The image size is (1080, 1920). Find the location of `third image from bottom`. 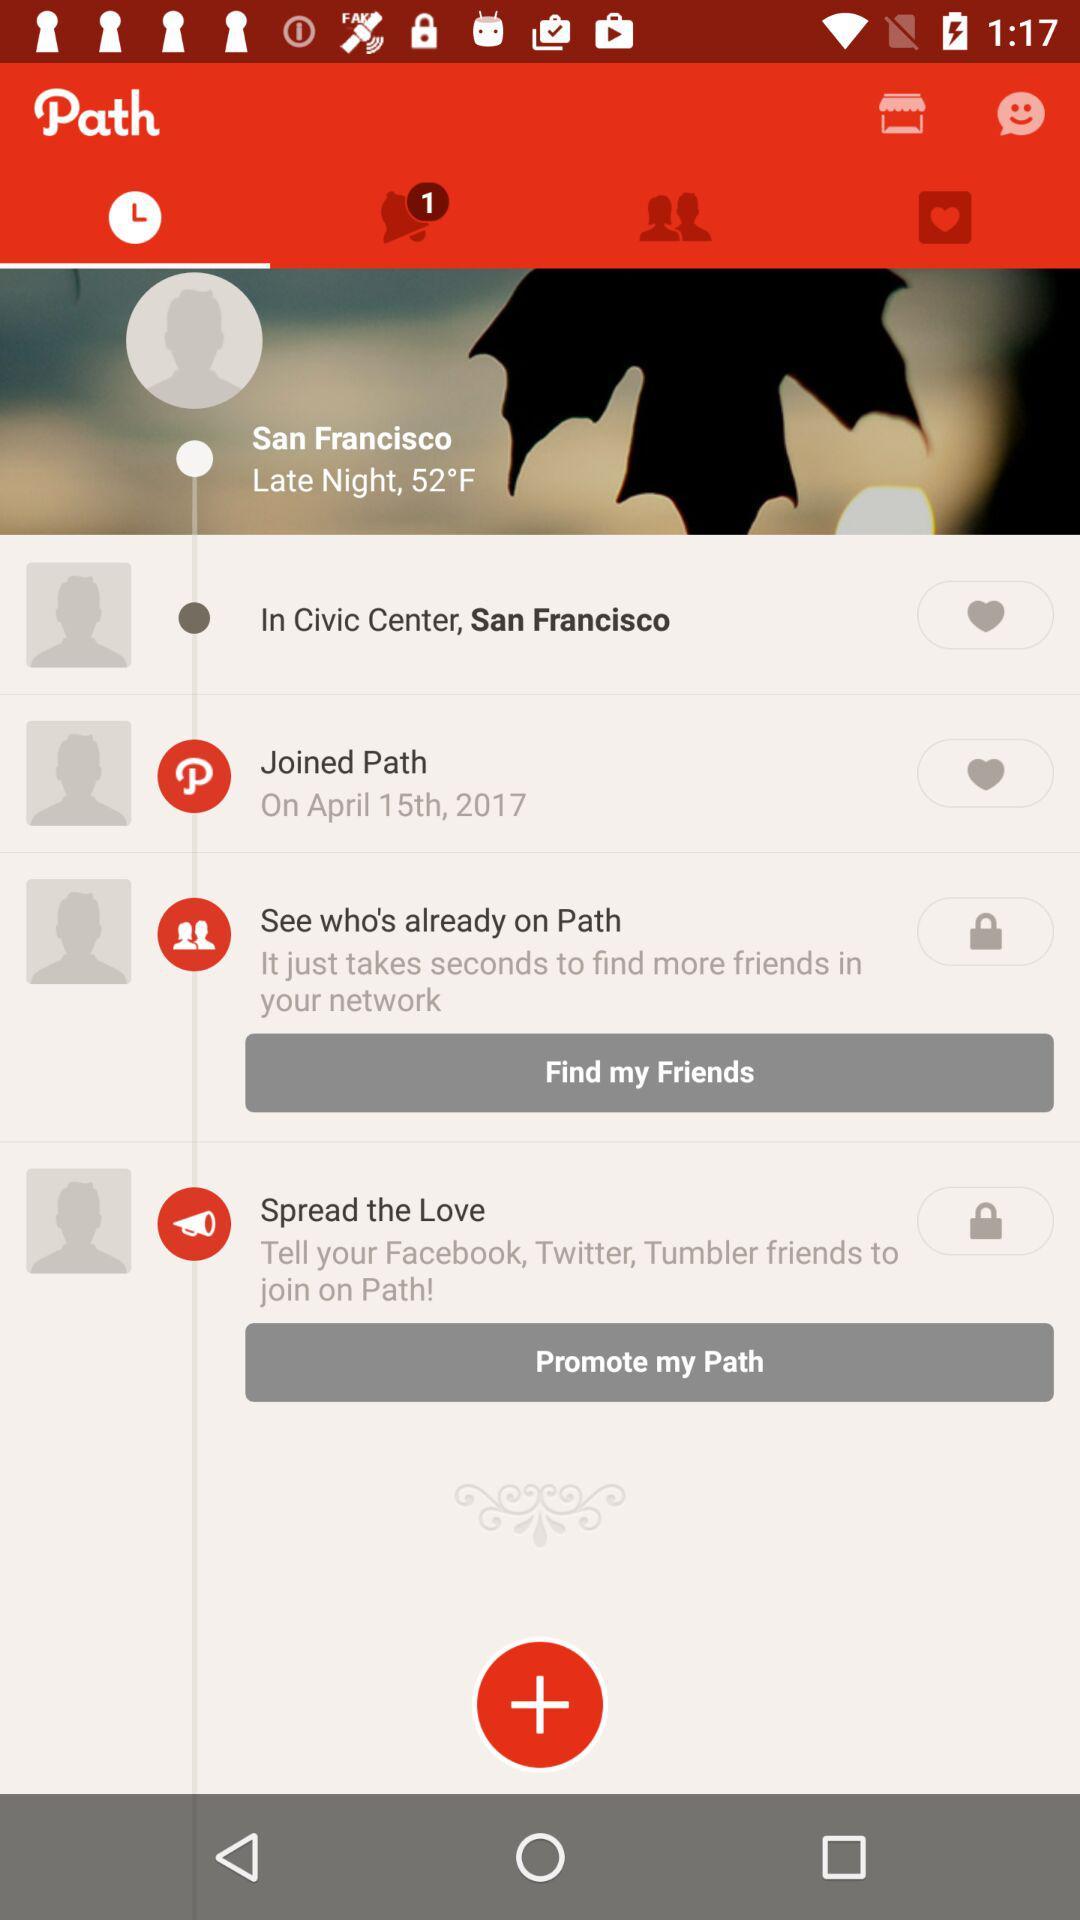

third image from bottom is located at coordinates (77, 772).